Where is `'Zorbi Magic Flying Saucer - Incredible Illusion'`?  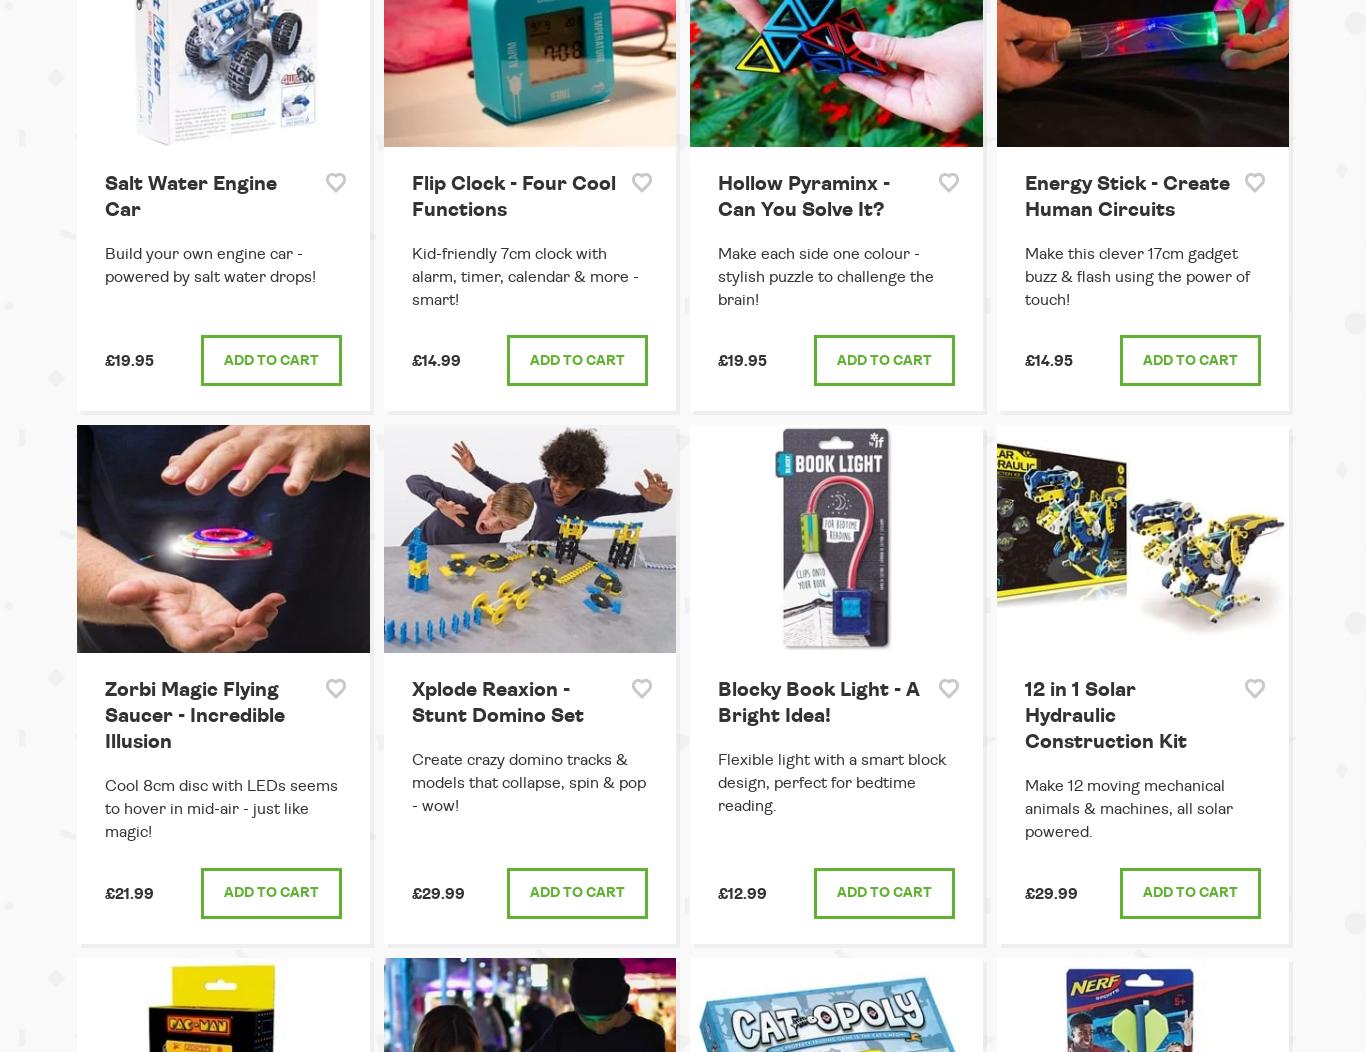
'Zorbi Magic Flying Saucer - Incredible Illusion' is located at coordinates (105, 715).